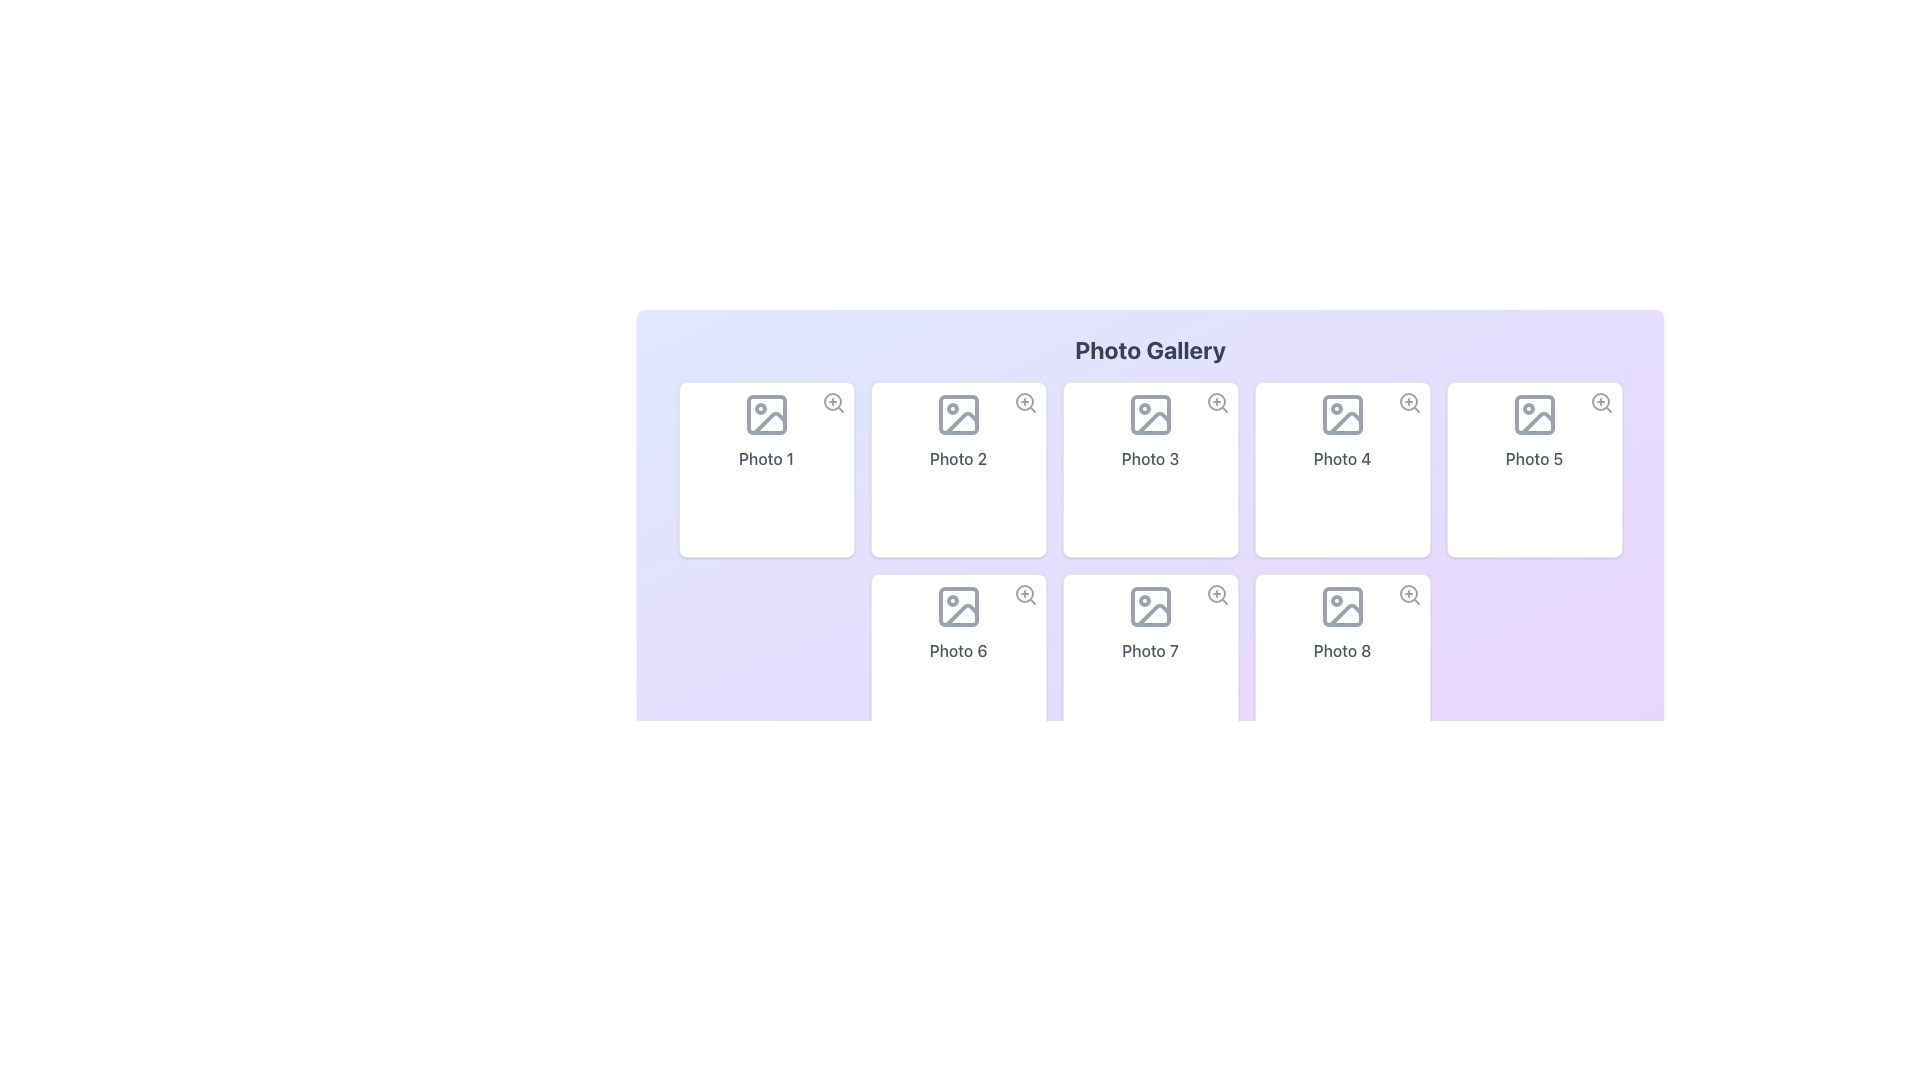 The width and height of the screenshot is (1920, 1080). Describe the element at coordinates (957, 651) in the screenshot. I see `the text label that reads 'Photo 6', which is styled in gray and located at the bottom of a card in a grid layout` at that location.